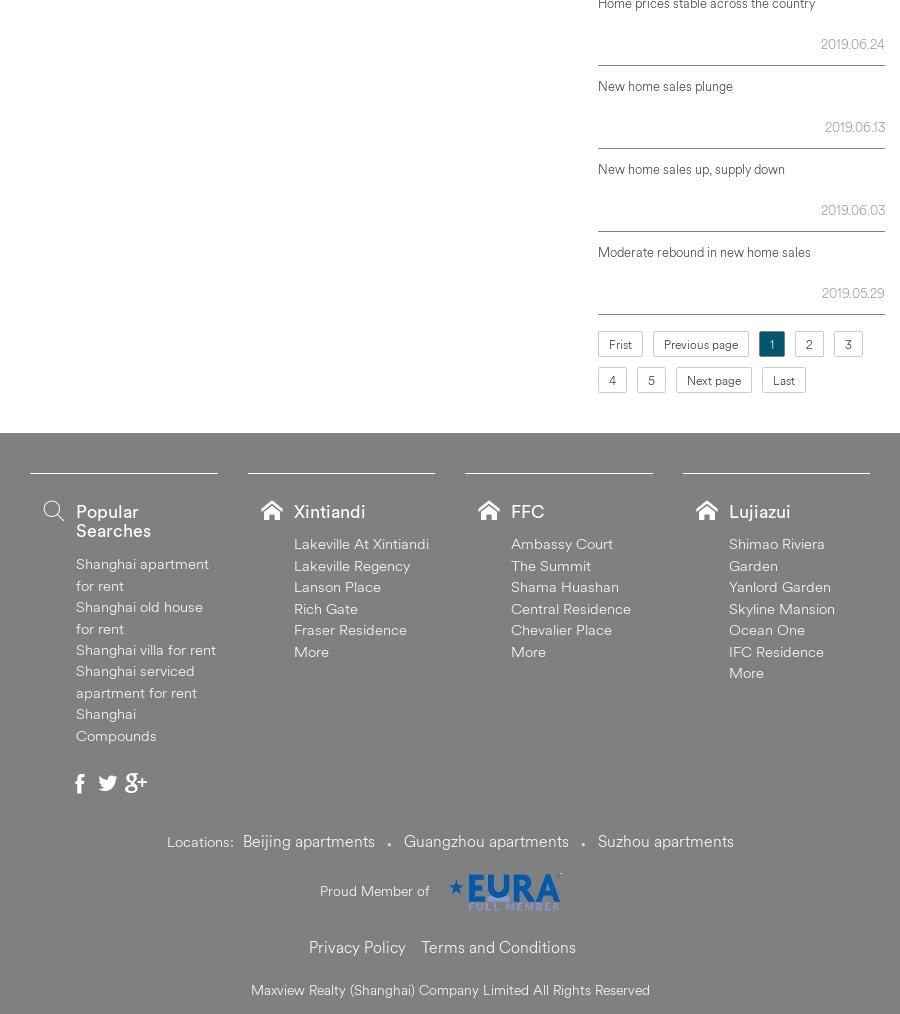  I want to click on 'Previous page', so click(699, 342).